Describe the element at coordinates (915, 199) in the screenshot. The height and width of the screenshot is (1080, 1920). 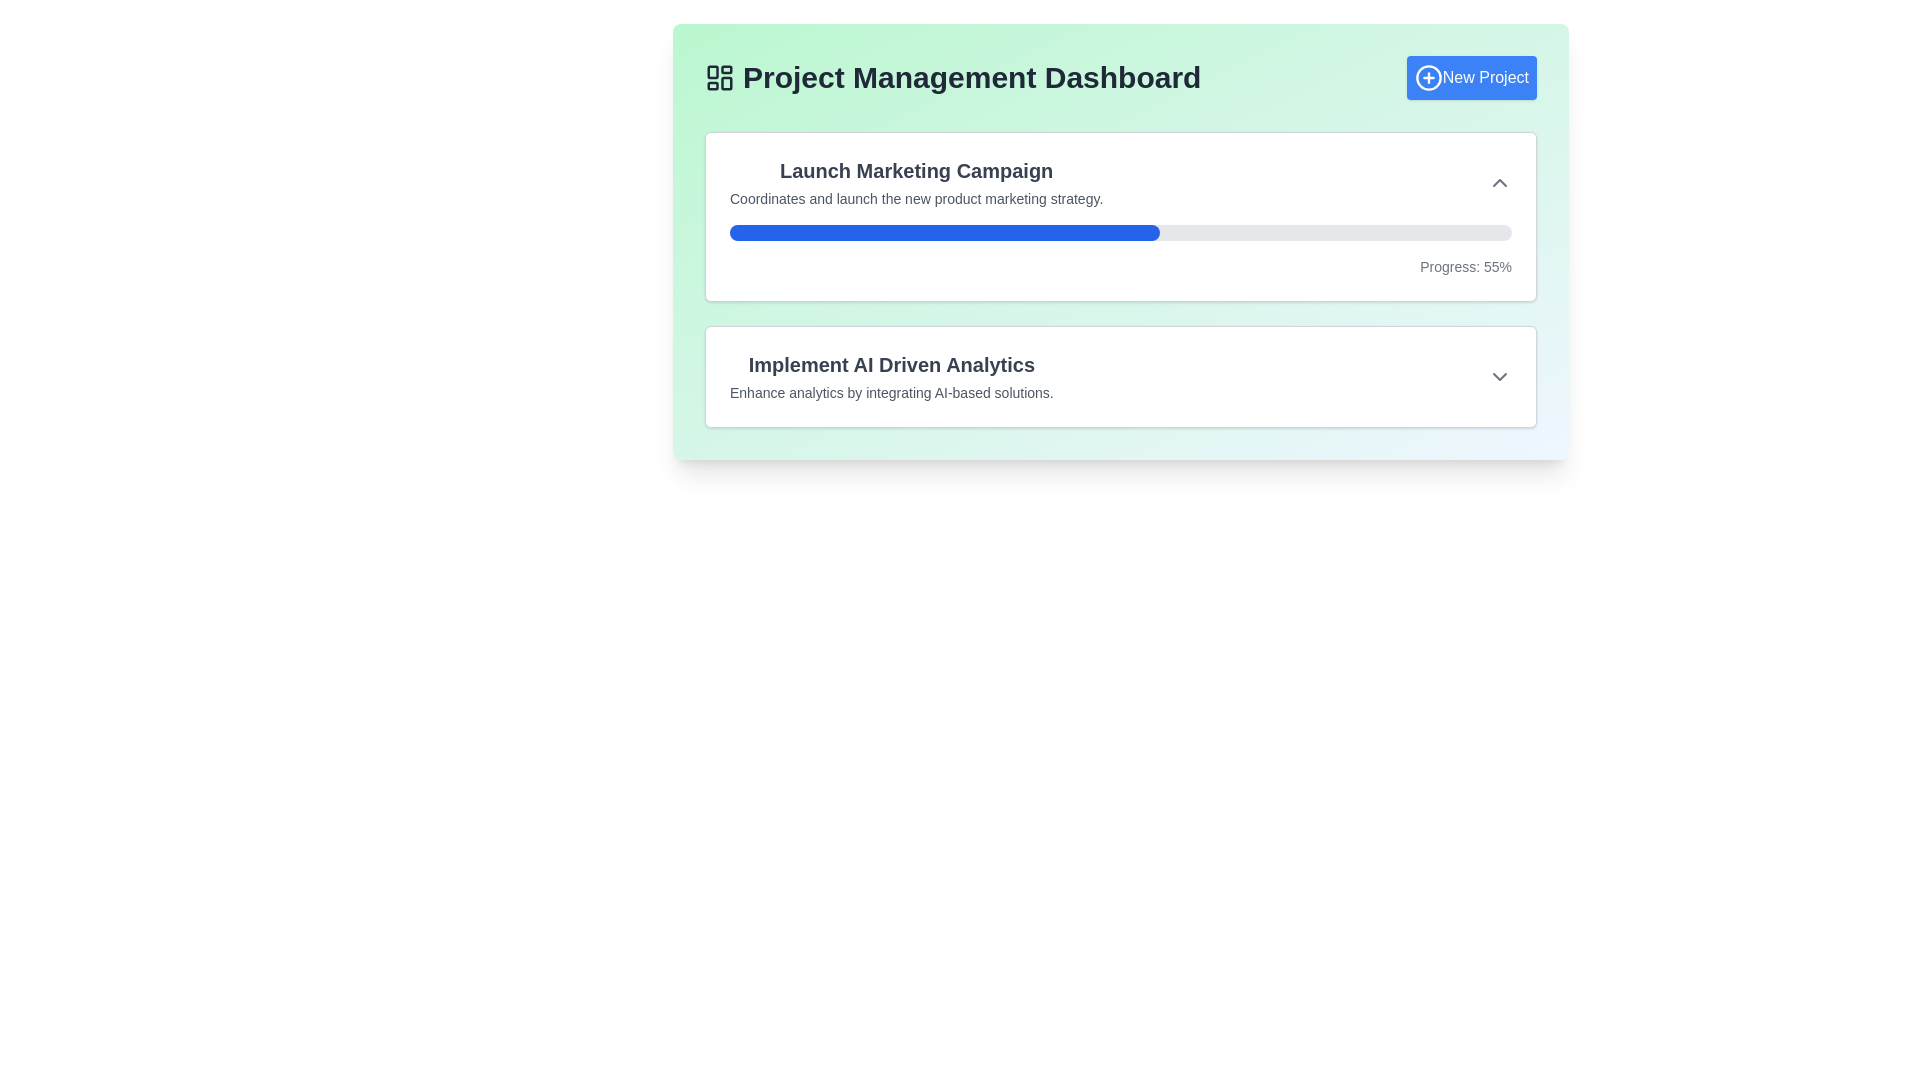
I see `the text label providing additional information related to the 'Launch Marketing Campaign' title, which is positioned directly below the title and above the progress bar` at that location.